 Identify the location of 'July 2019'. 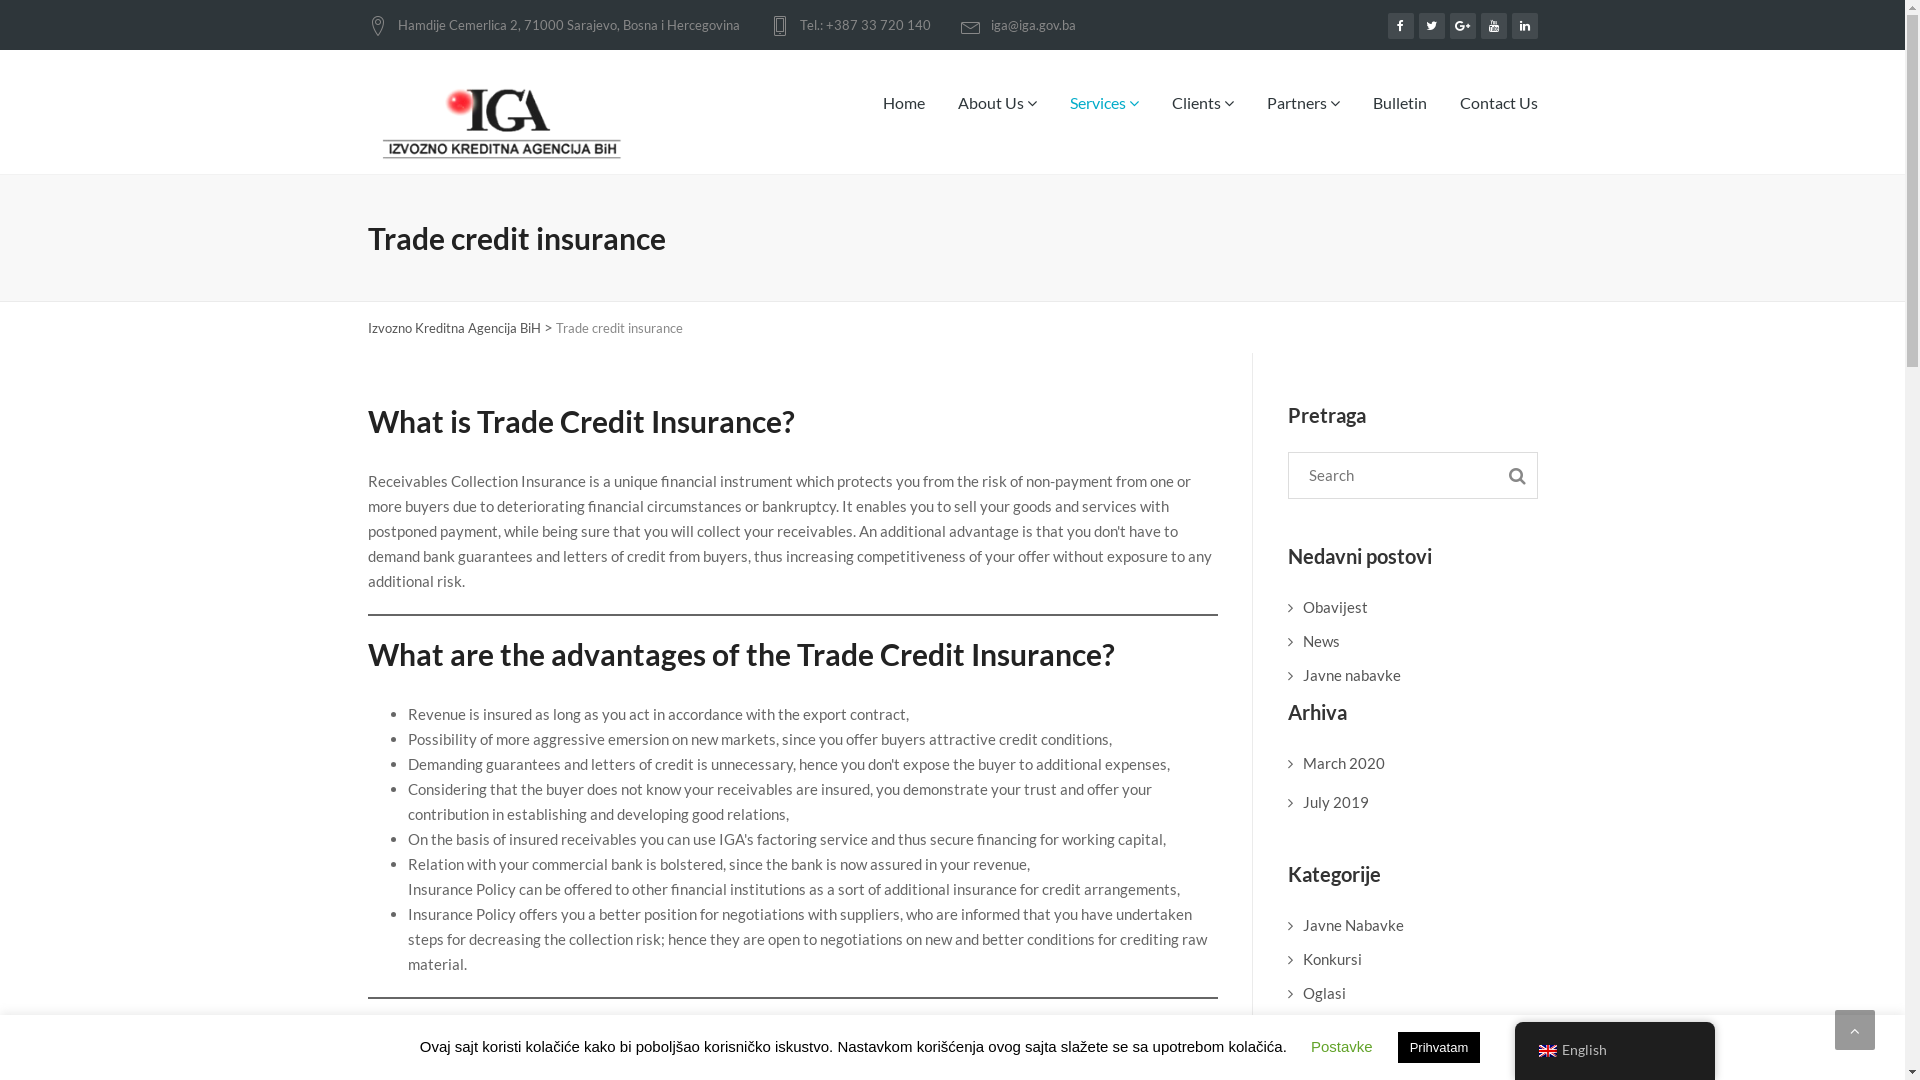
(1334, 800).